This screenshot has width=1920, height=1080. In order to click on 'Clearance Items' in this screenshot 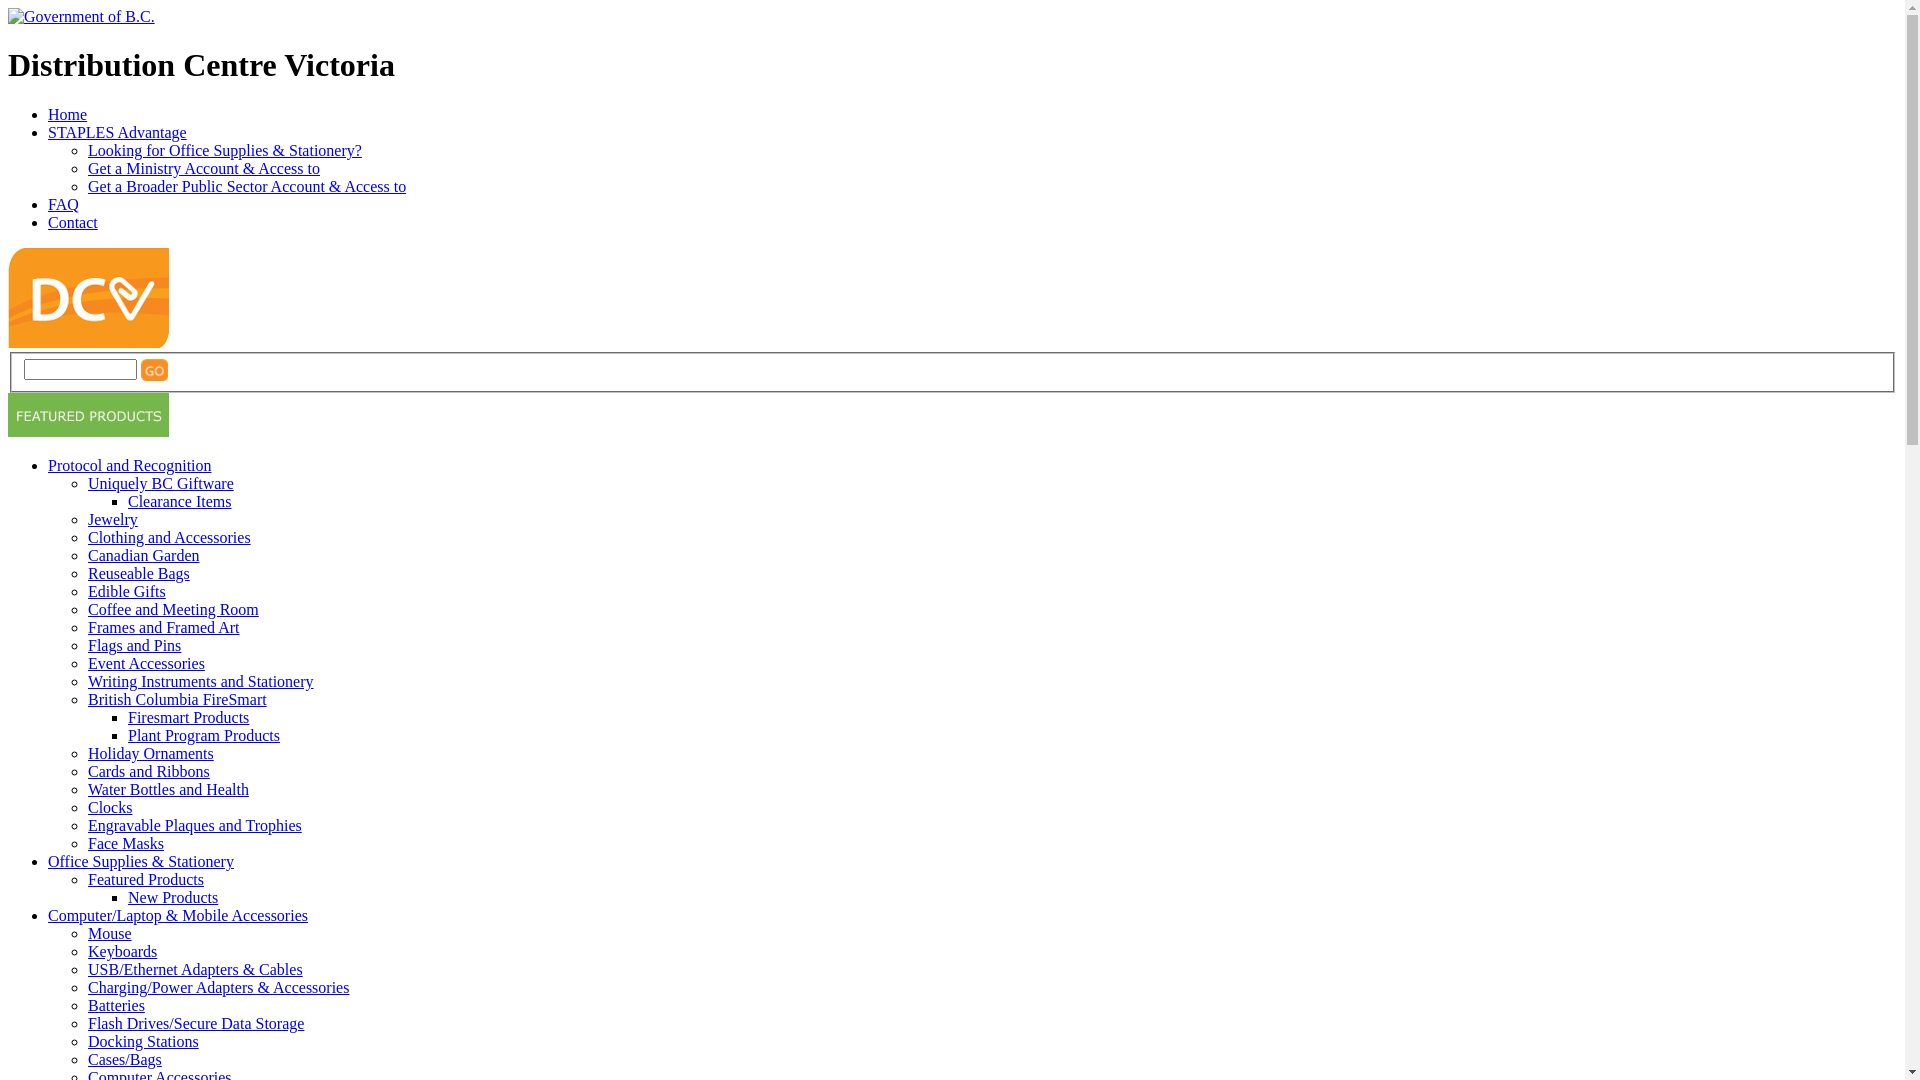, I will do `click(127, 500)`.